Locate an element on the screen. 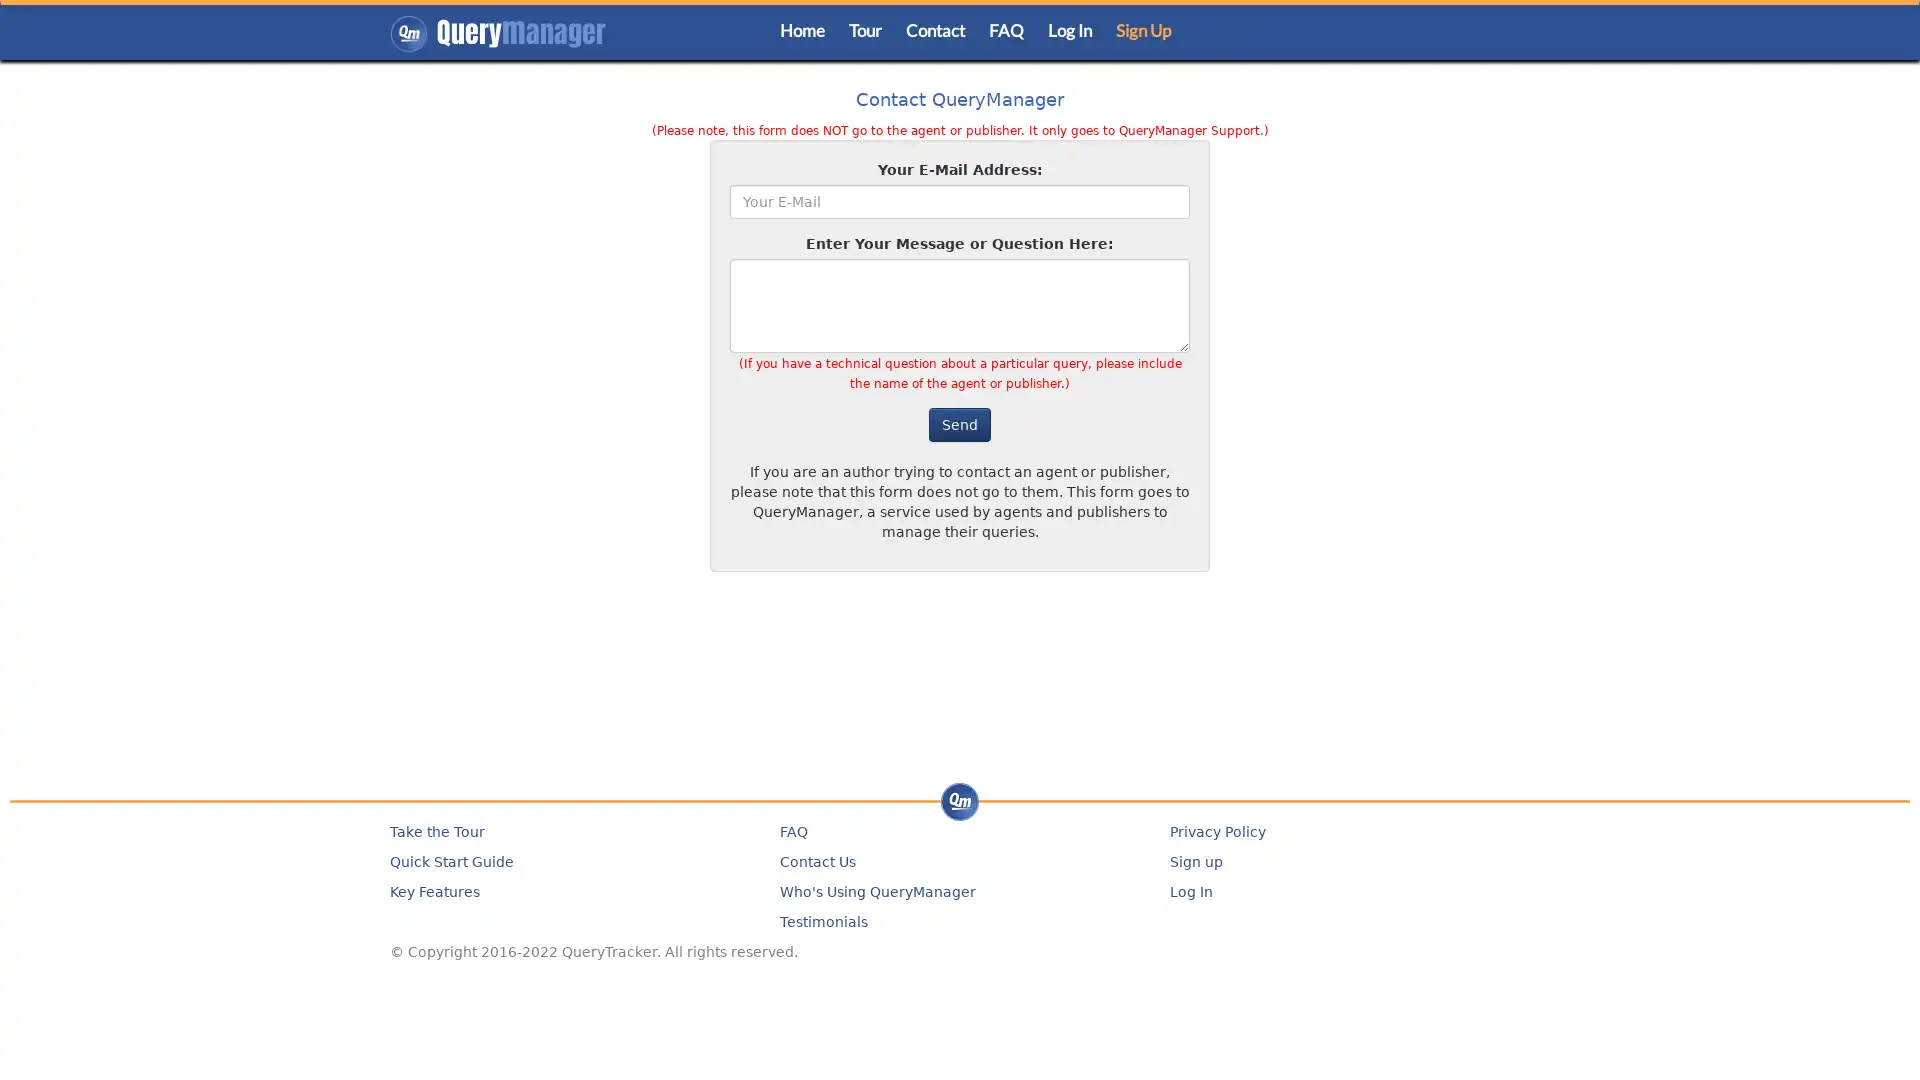 This screenshot has height=1080, width=1920. Send is located at coordinates (960, 423).